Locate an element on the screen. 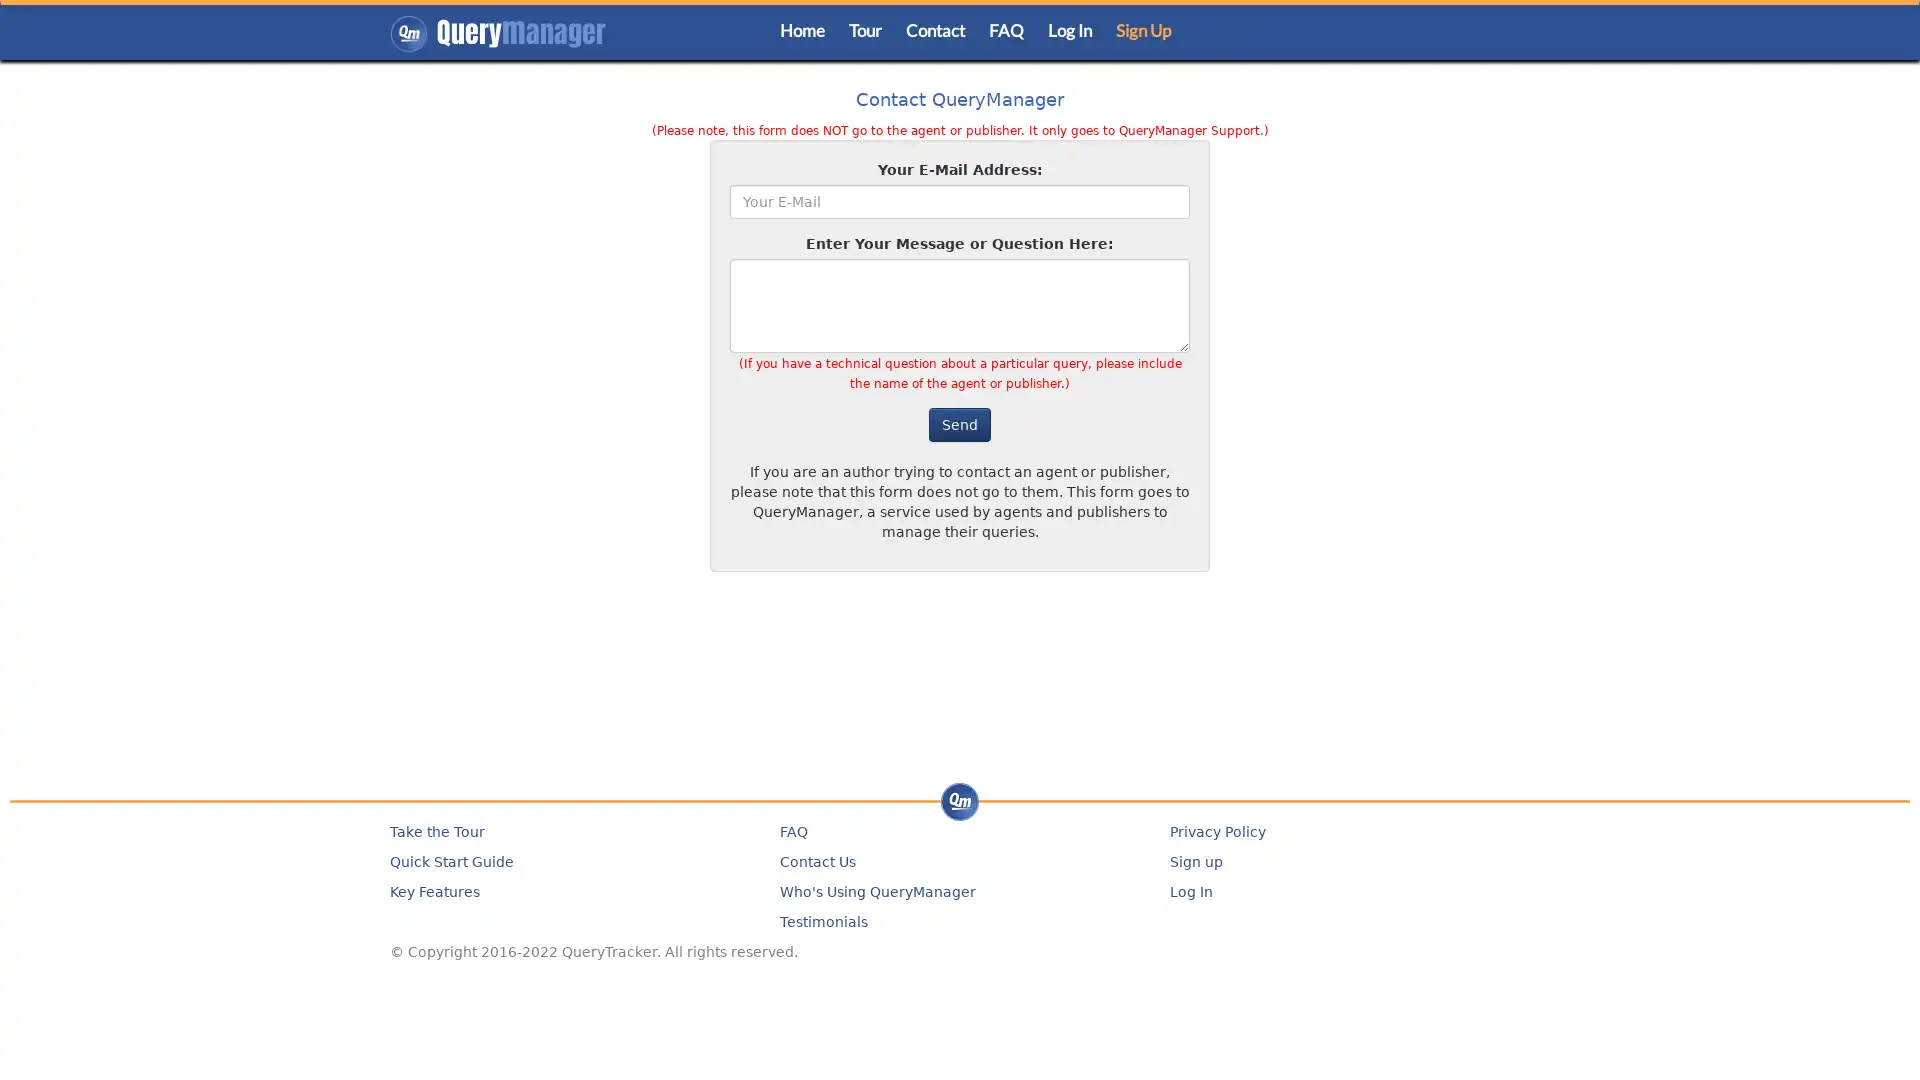 This screenshot has height=1080, width=1920. Send is located at coordinates (960, 423).